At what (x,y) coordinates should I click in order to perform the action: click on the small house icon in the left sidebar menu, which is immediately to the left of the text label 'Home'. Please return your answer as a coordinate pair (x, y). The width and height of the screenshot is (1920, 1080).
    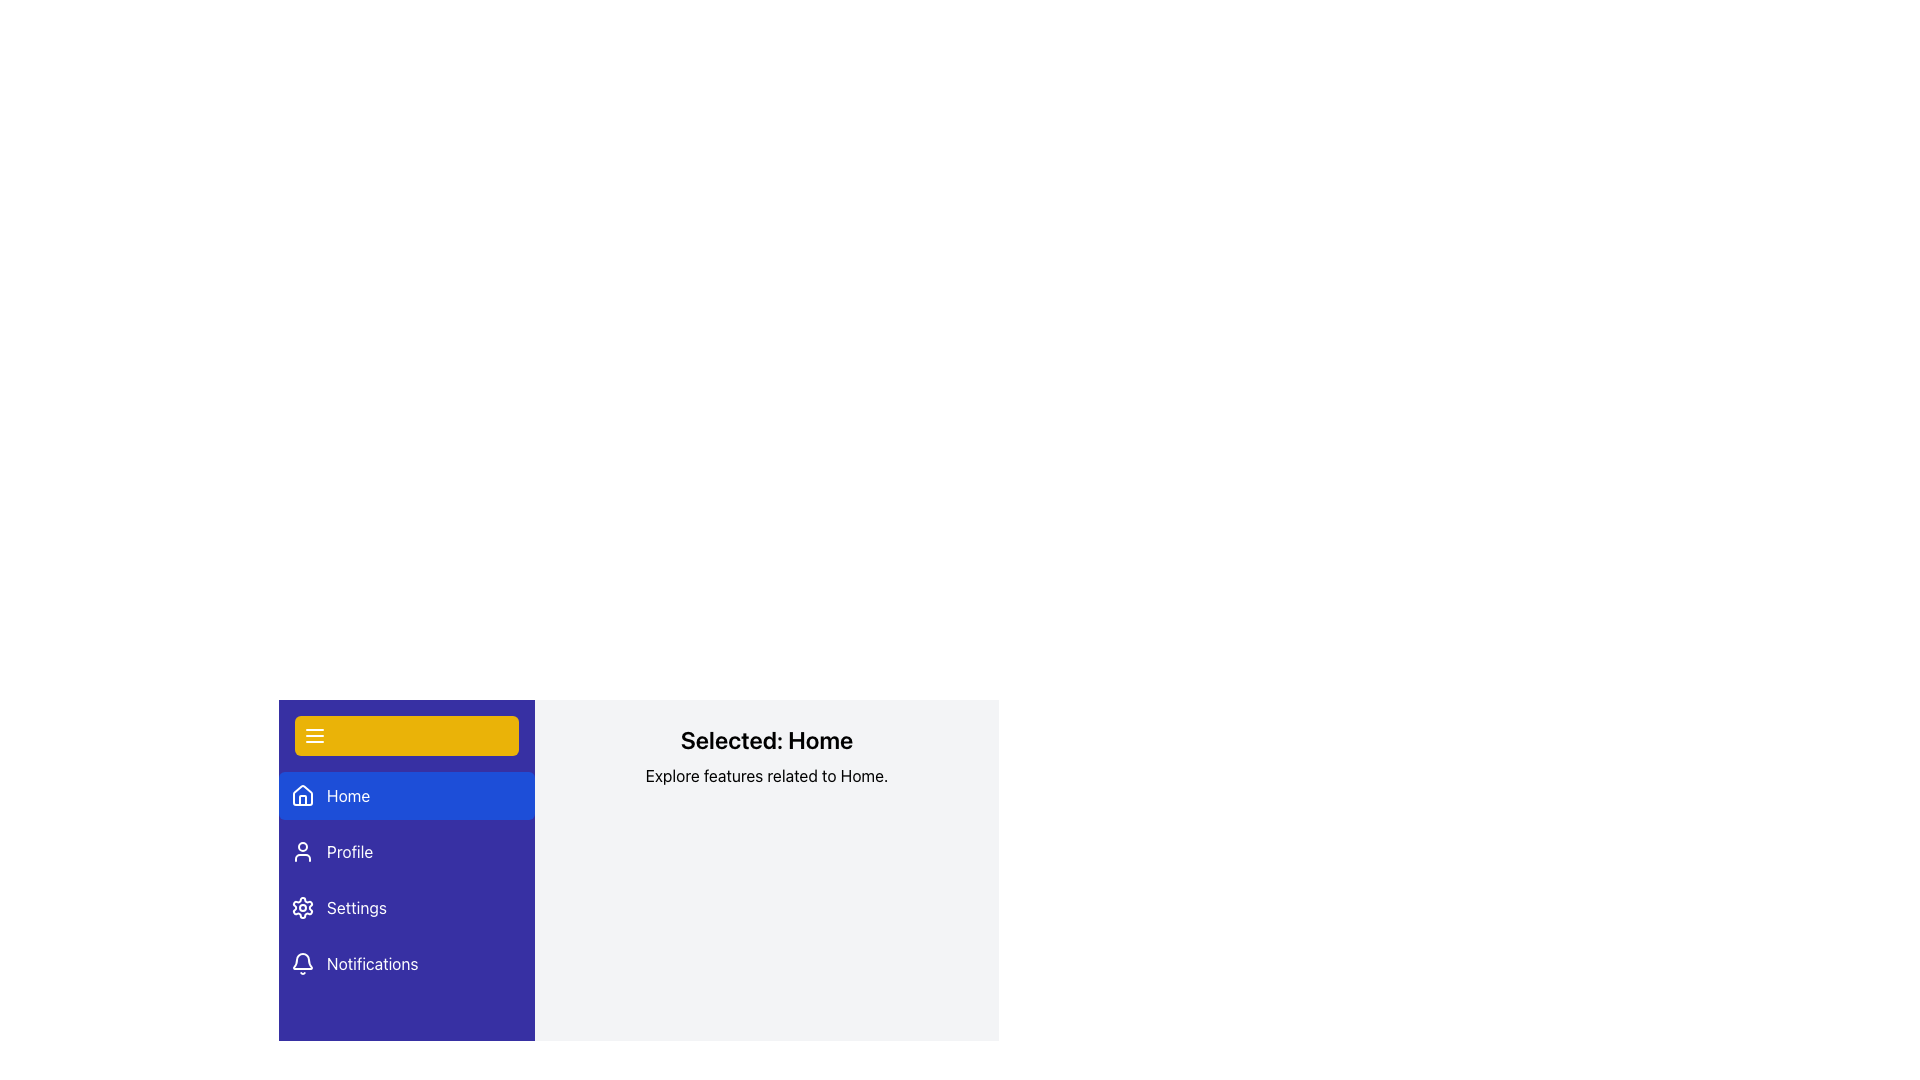
    Looking at the image, I should click on (301, 794).